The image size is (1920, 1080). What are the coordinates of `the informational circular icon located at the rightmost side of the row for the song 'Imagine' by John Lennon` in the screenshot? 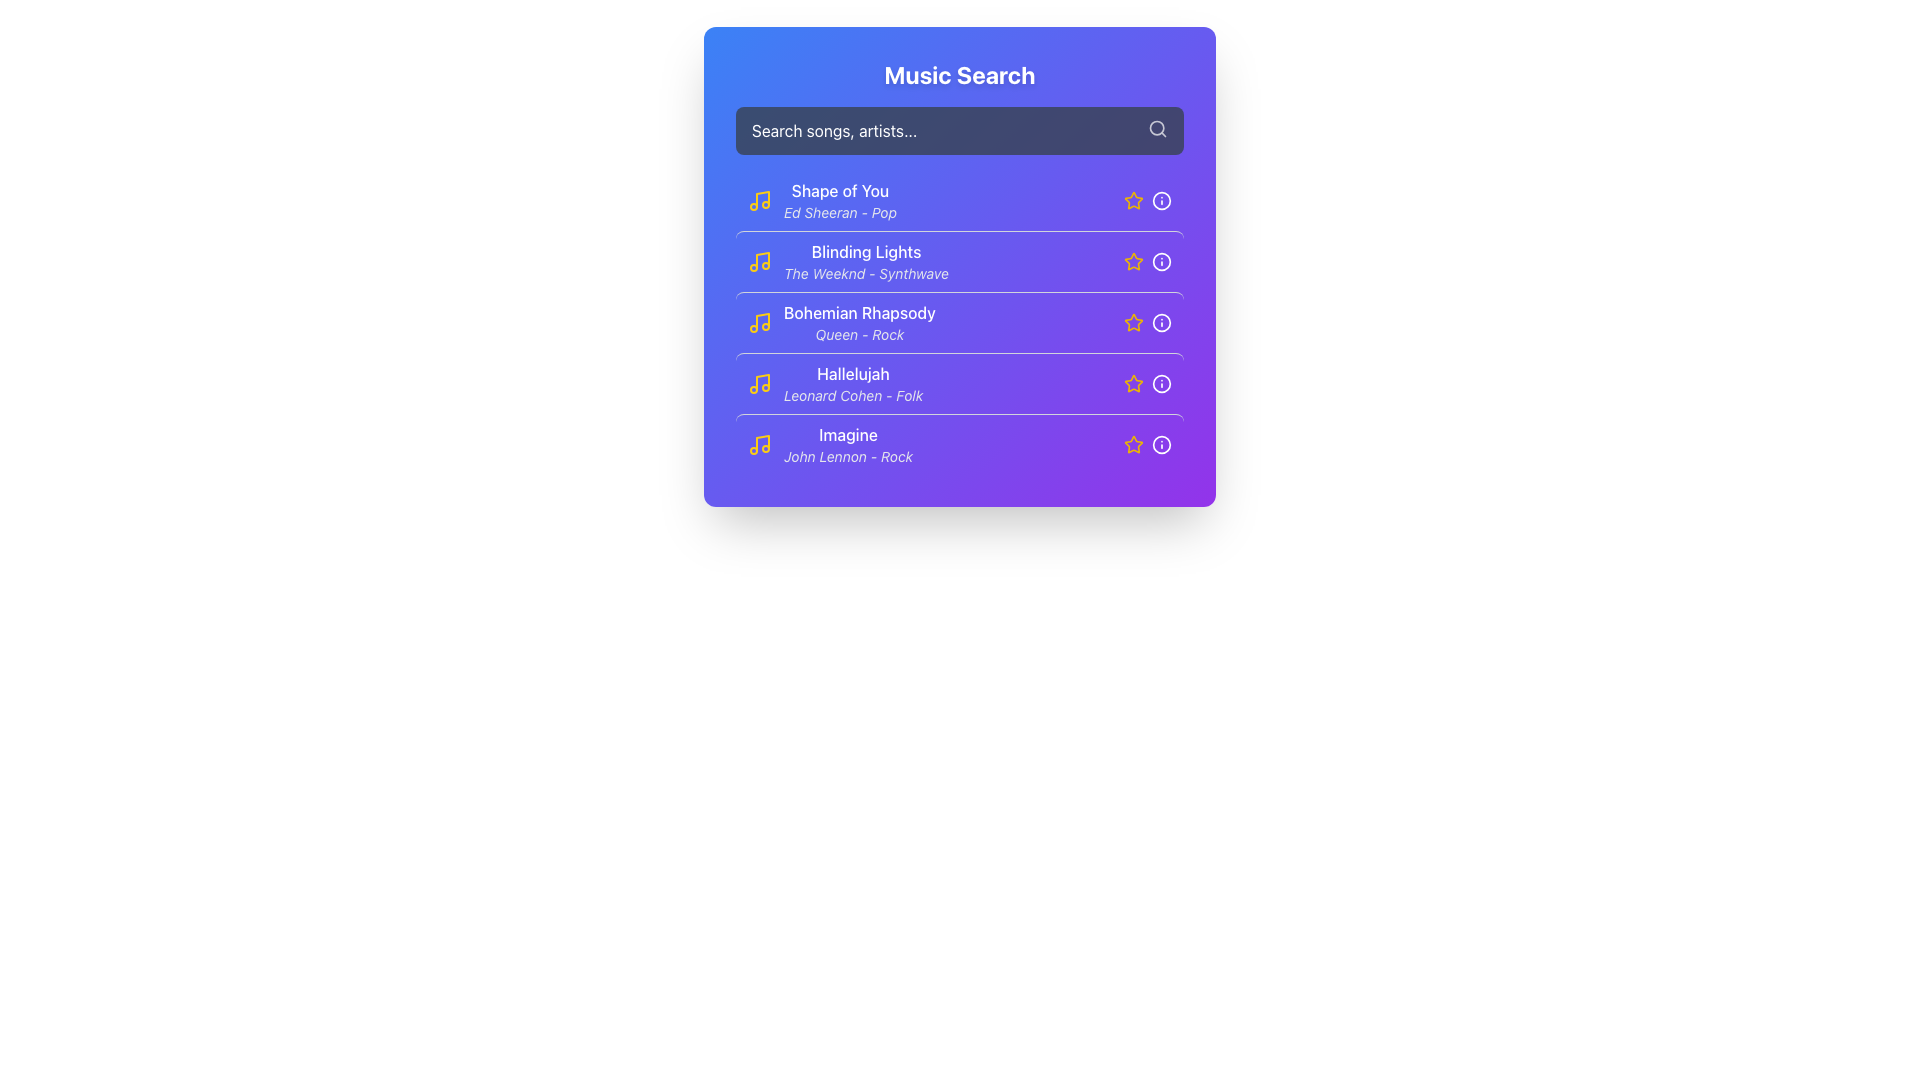 It's located at (1161, 443).